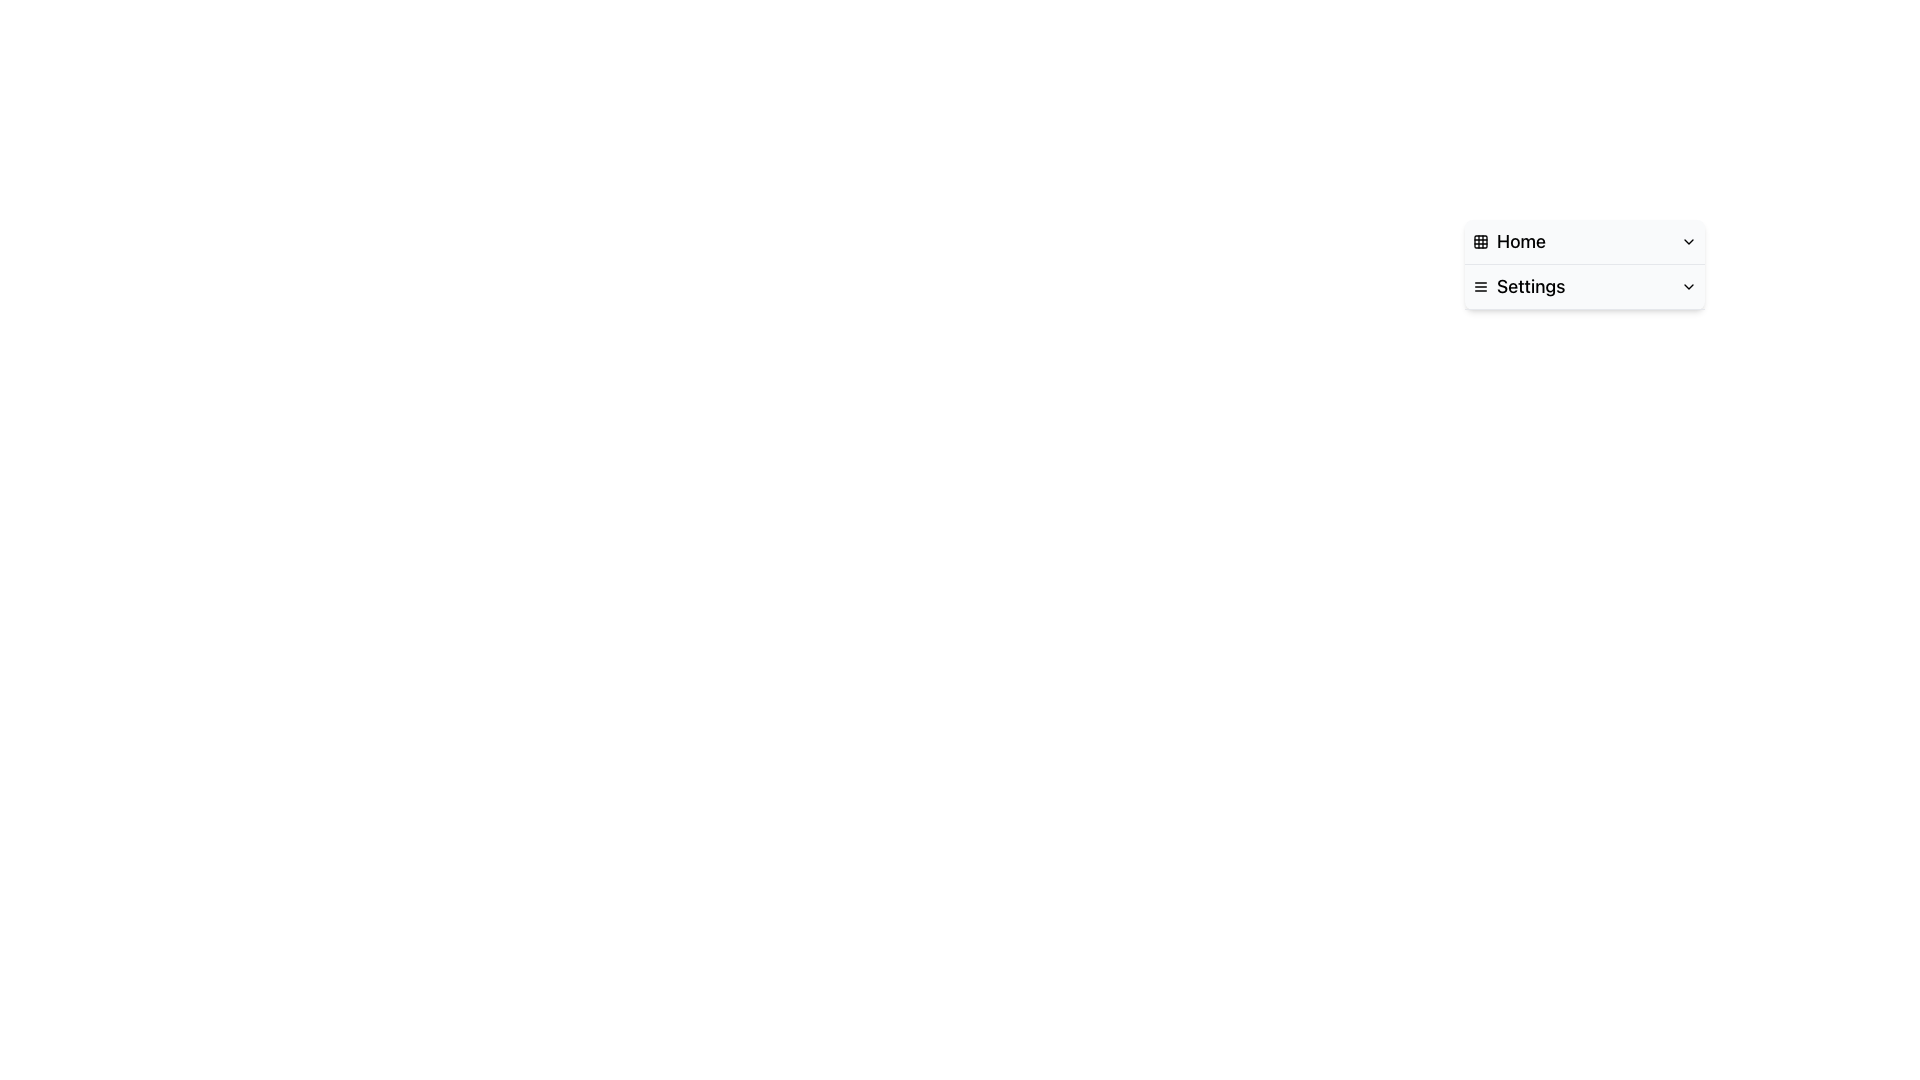 This screenshot has width=1920, height=1080. I want to click on the topmost menu item in the vertical list, so click(1583, 241).